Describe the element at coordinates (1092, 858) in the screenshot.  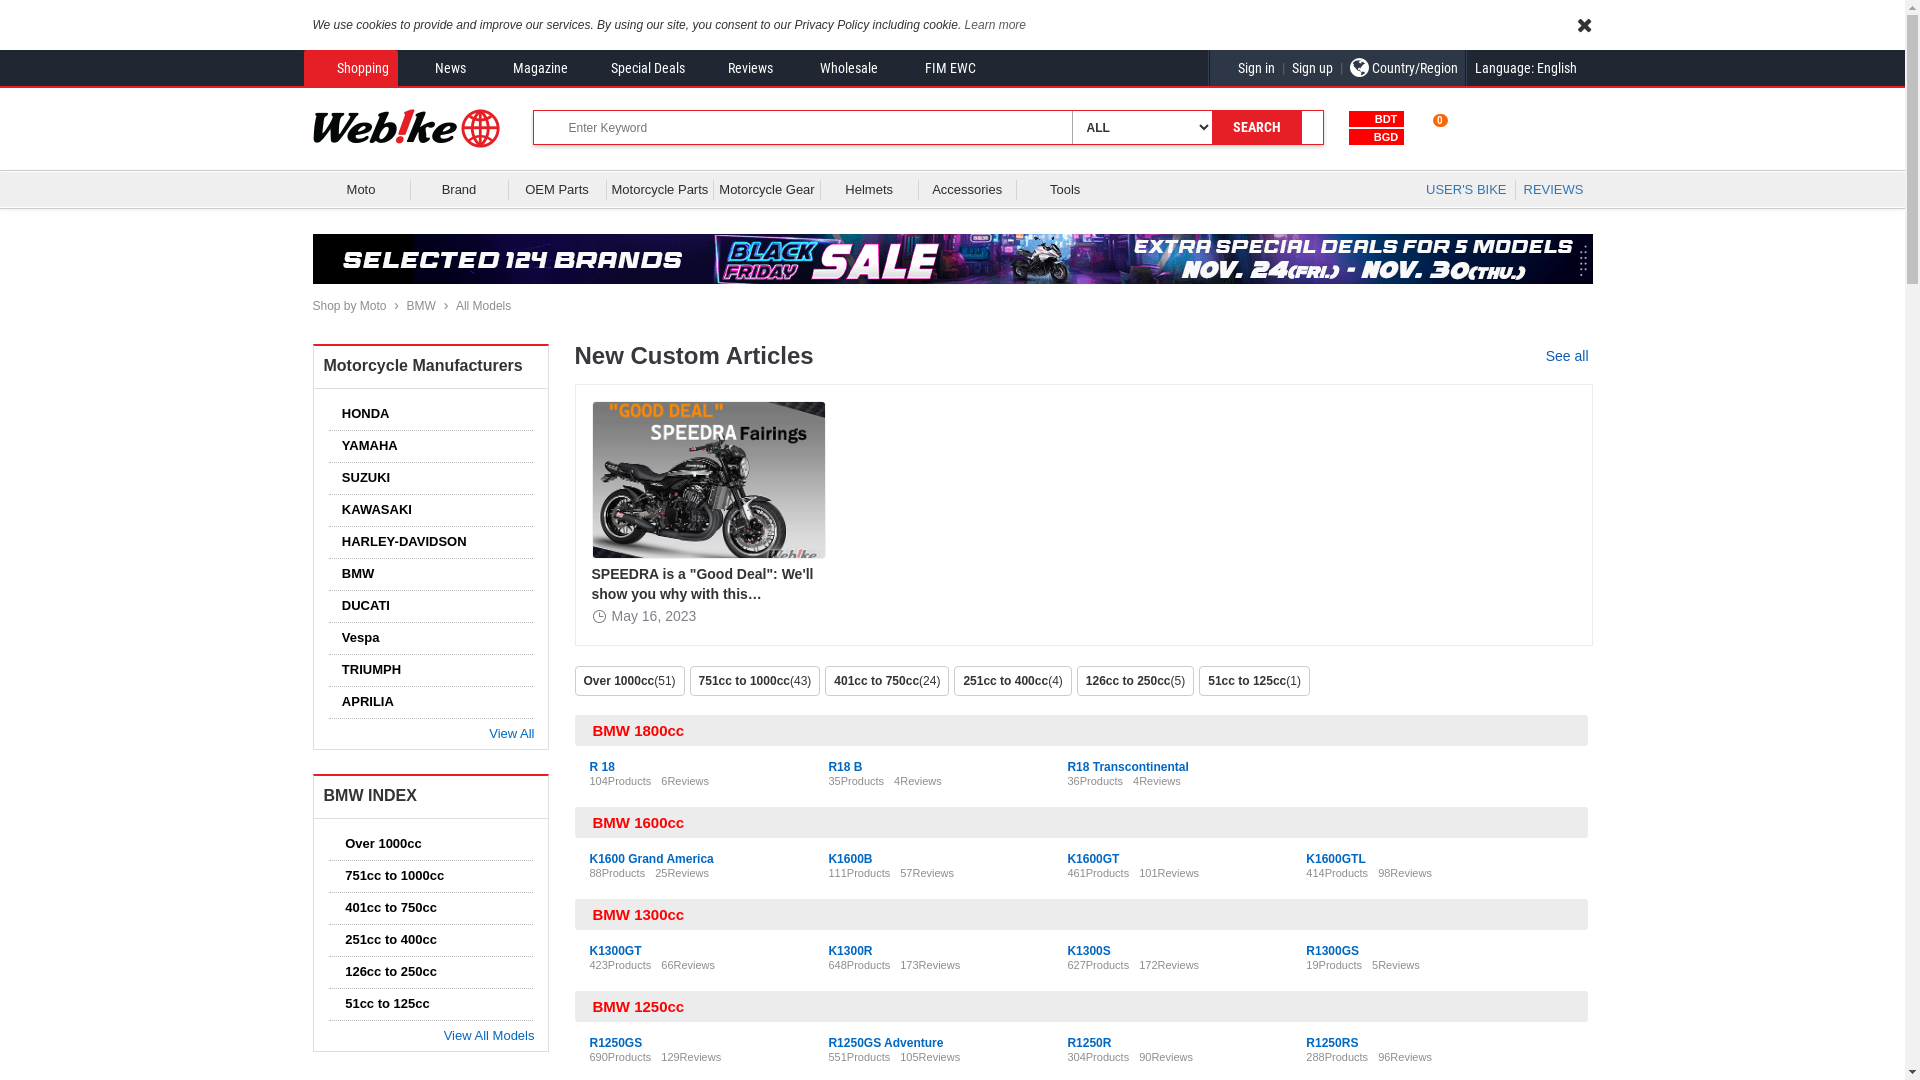
I see `'K1600GT'` at that location.